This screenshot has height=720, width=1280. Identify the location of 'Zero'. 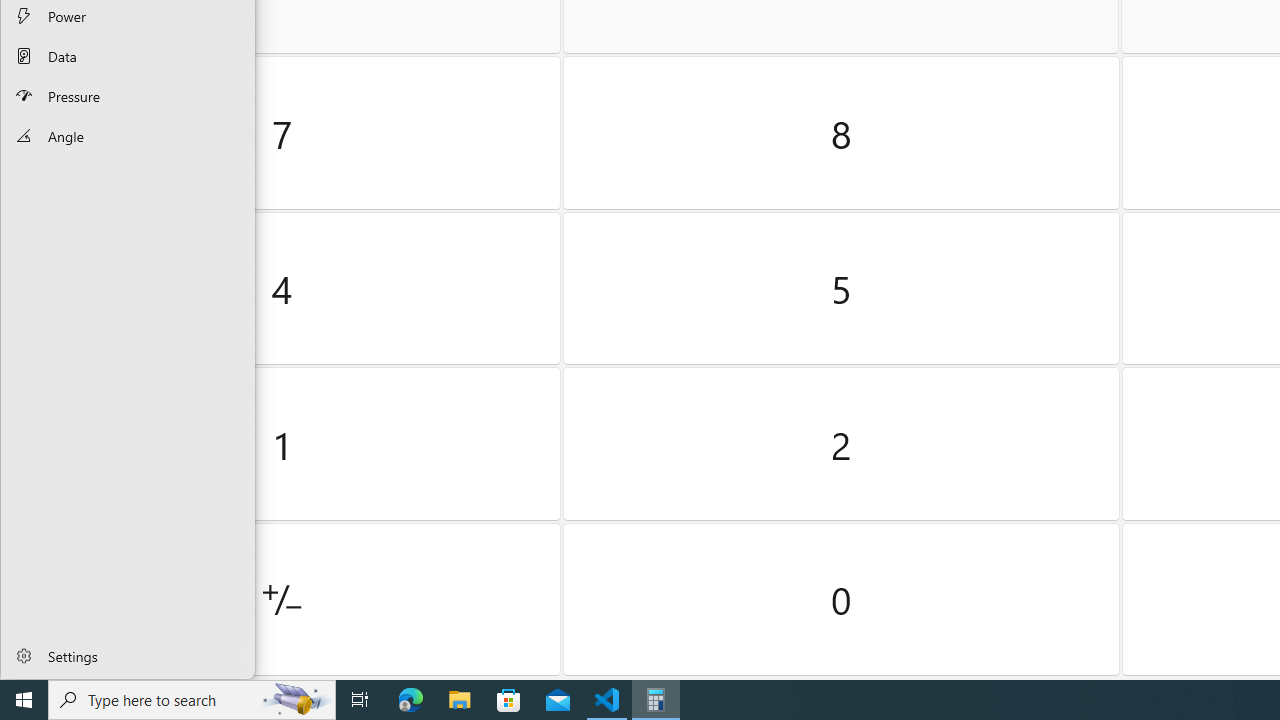
(841, 598).